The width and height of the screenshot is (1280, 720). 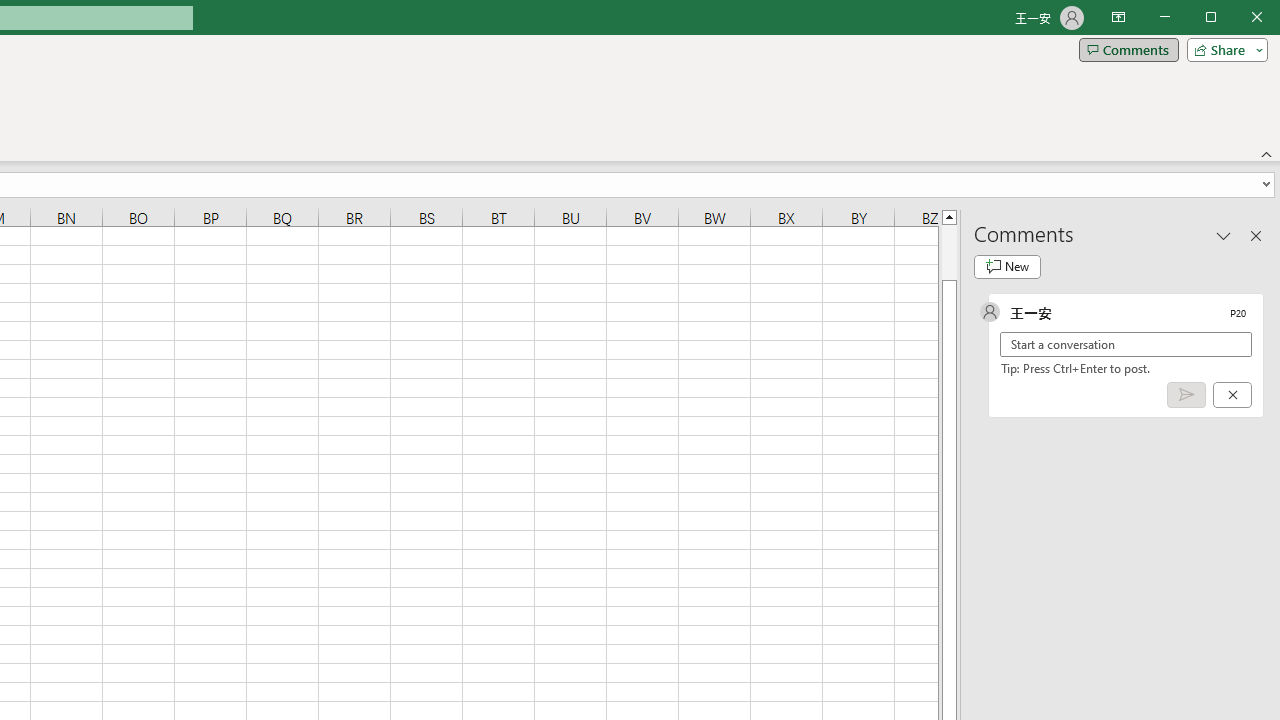 I want to click on 'Cancel', so click(x=1231, y=395).